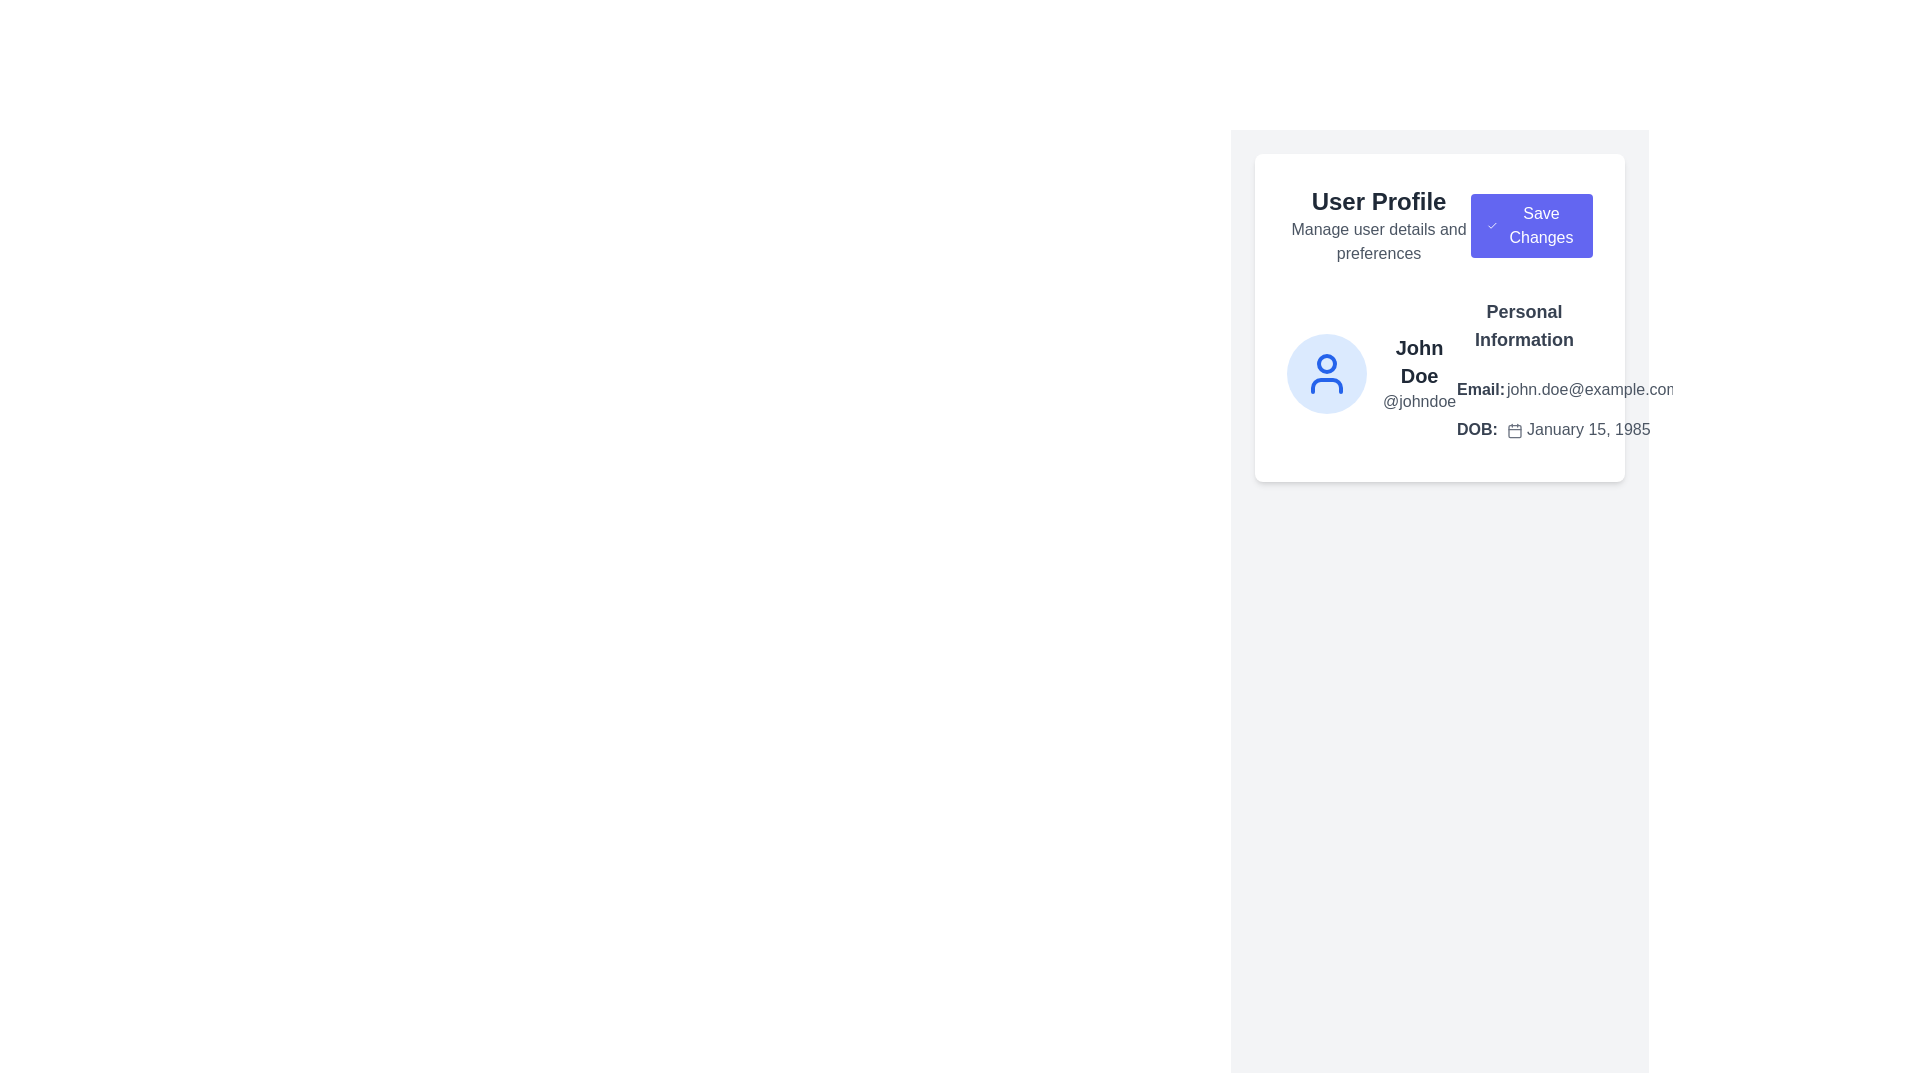 This screenshot has width=1920, height=1080. Describe the element at coordinates (1326, 385) in the screenshot. I see `the decorative SVG graphic element that complements the user profile icon, located in the lower half of the icon above the text 'John Doe'` at that location.